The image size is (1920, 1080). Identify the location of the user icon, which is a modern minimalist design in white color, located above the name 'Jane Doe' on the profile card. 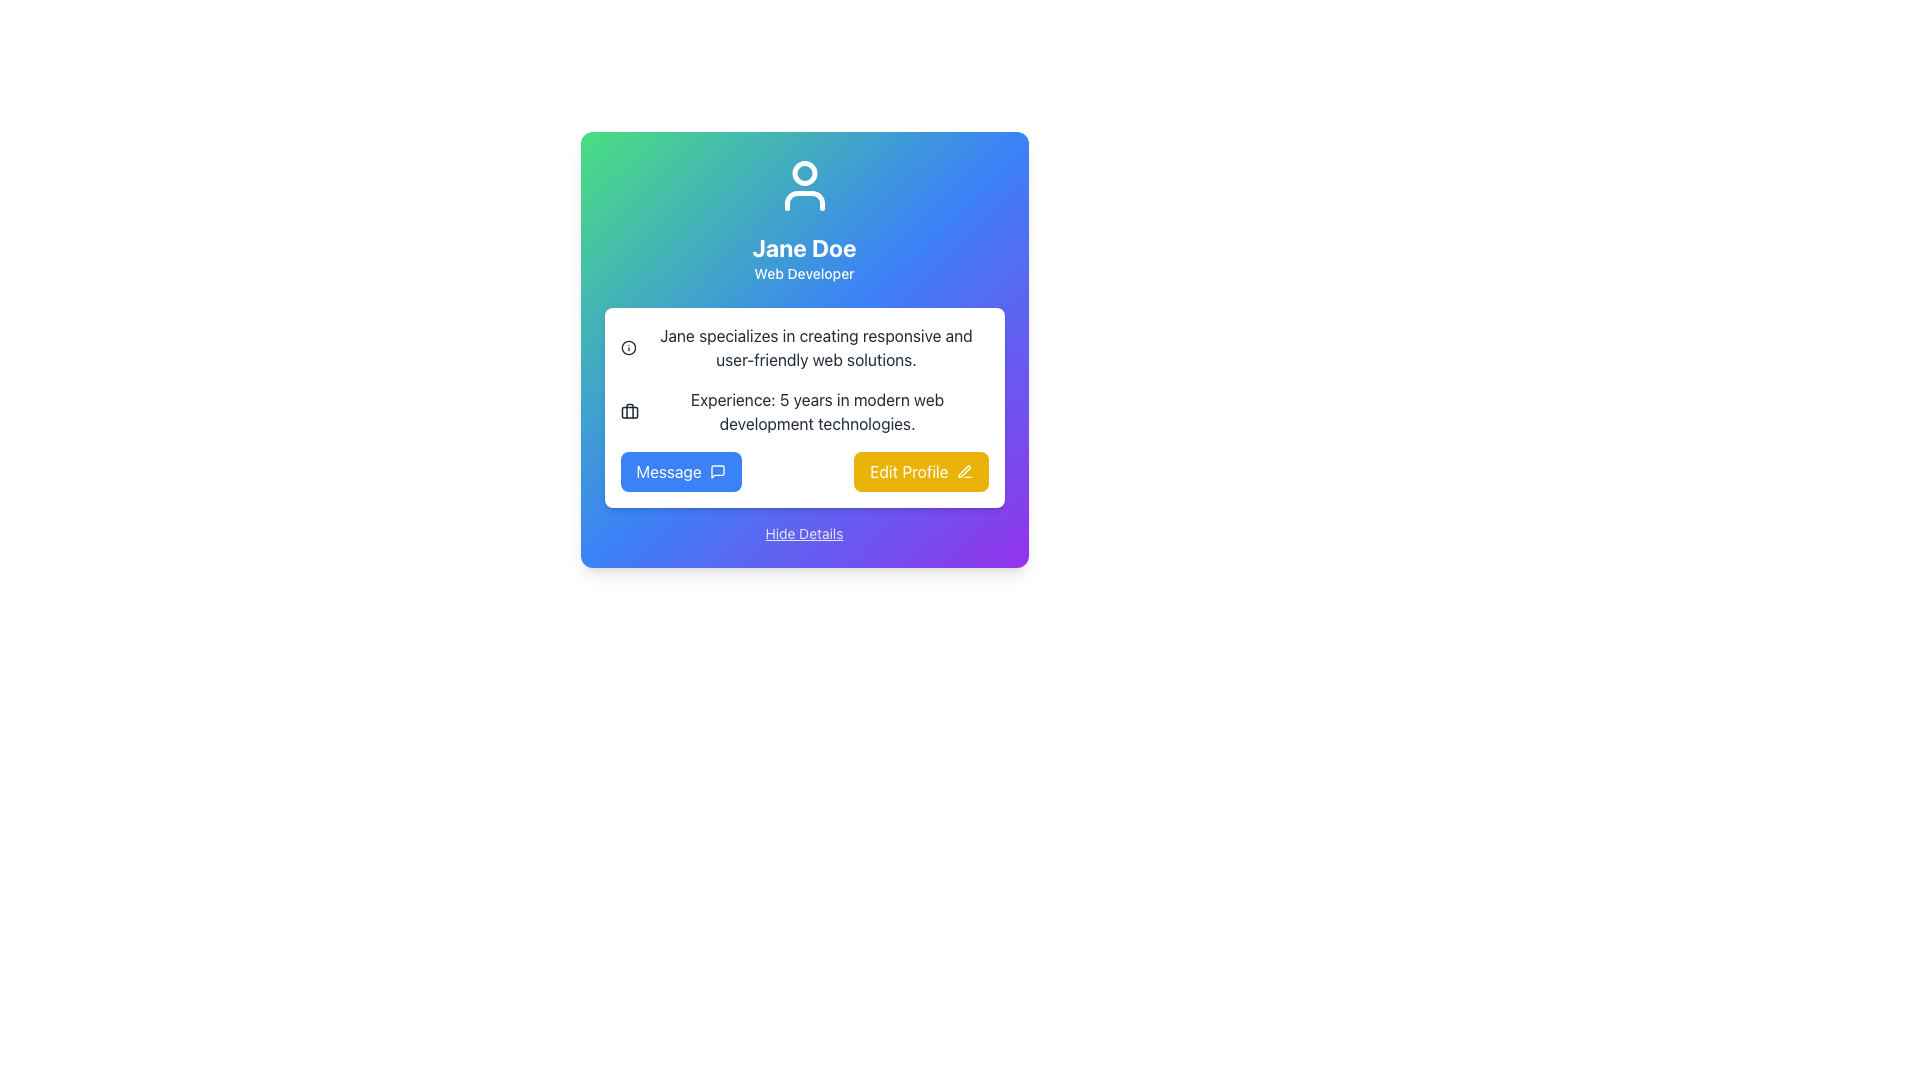
(804, 185).